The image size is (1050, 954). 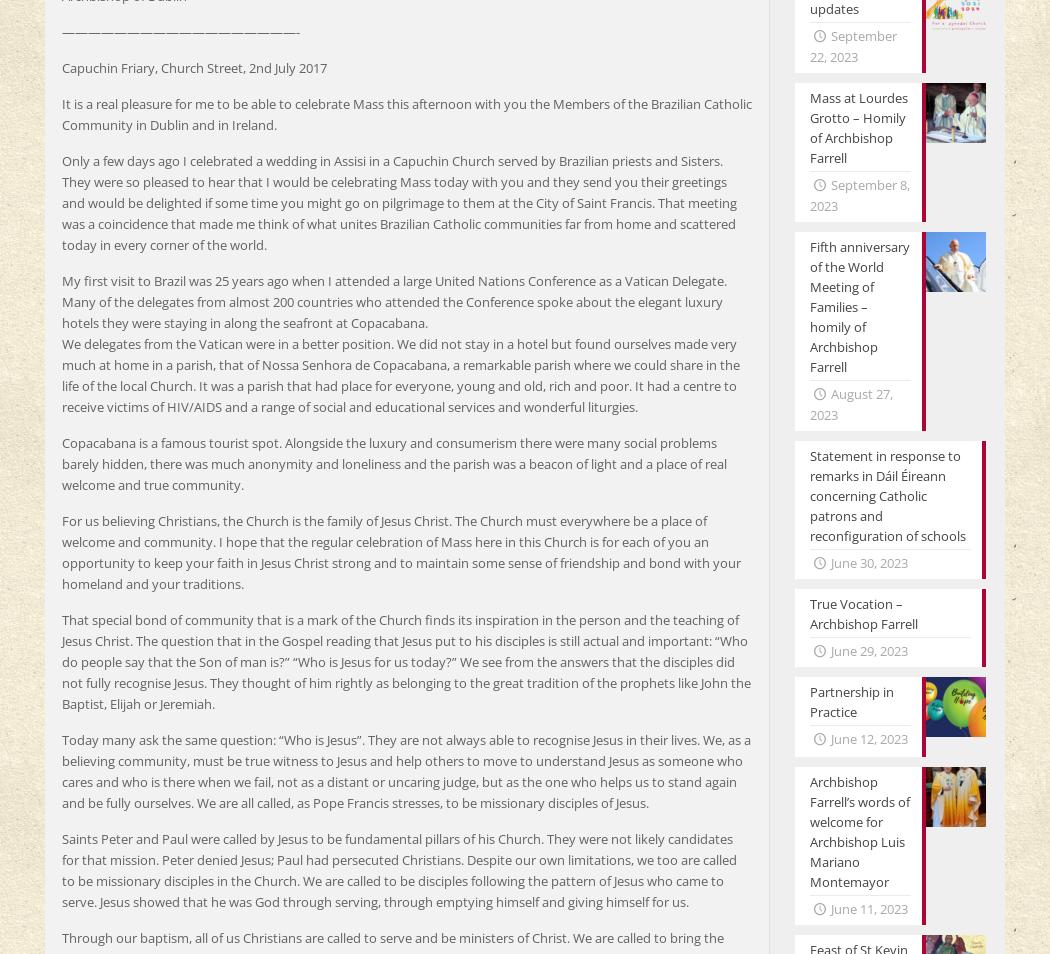 I want to click on 'September 8, 2023', so click(x=859, y=194).